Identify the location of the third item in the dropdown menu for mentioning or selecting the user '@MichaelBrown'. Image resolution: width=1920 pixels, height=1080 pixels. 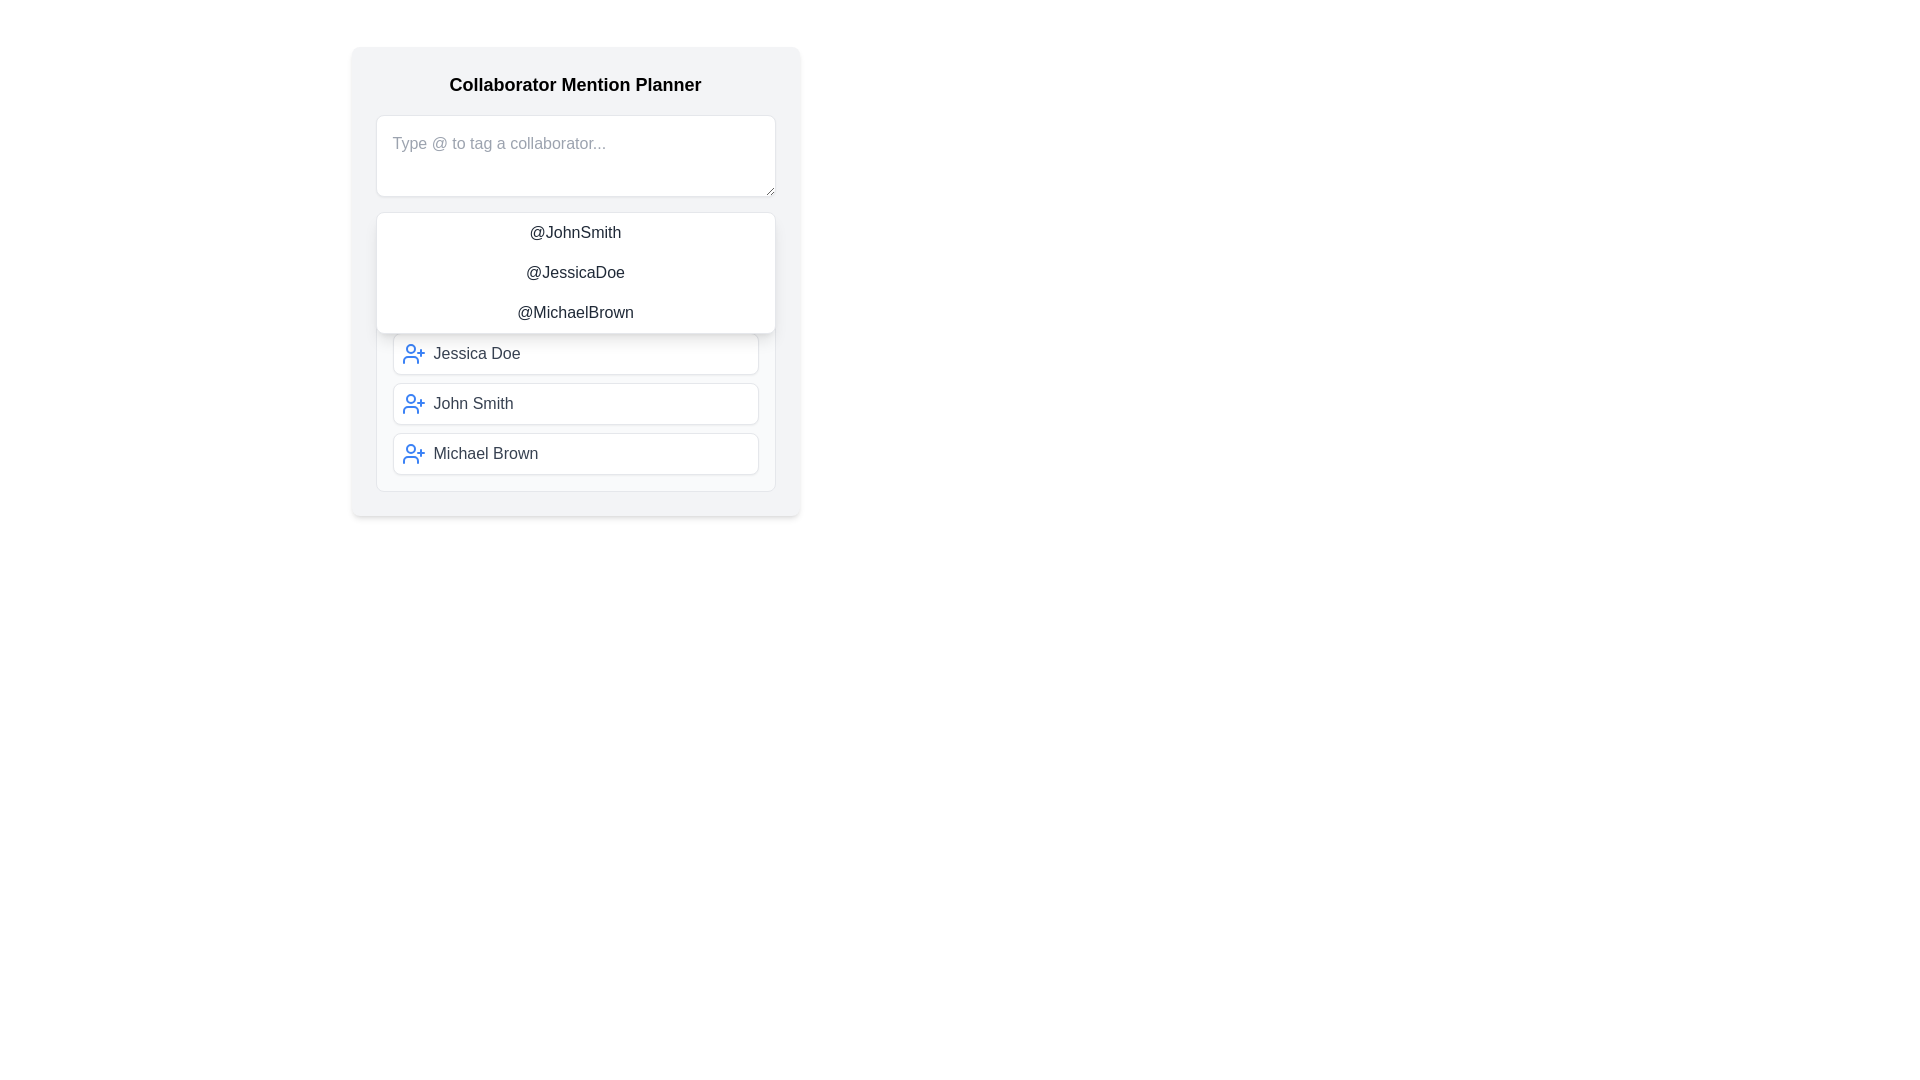
(574, 312).